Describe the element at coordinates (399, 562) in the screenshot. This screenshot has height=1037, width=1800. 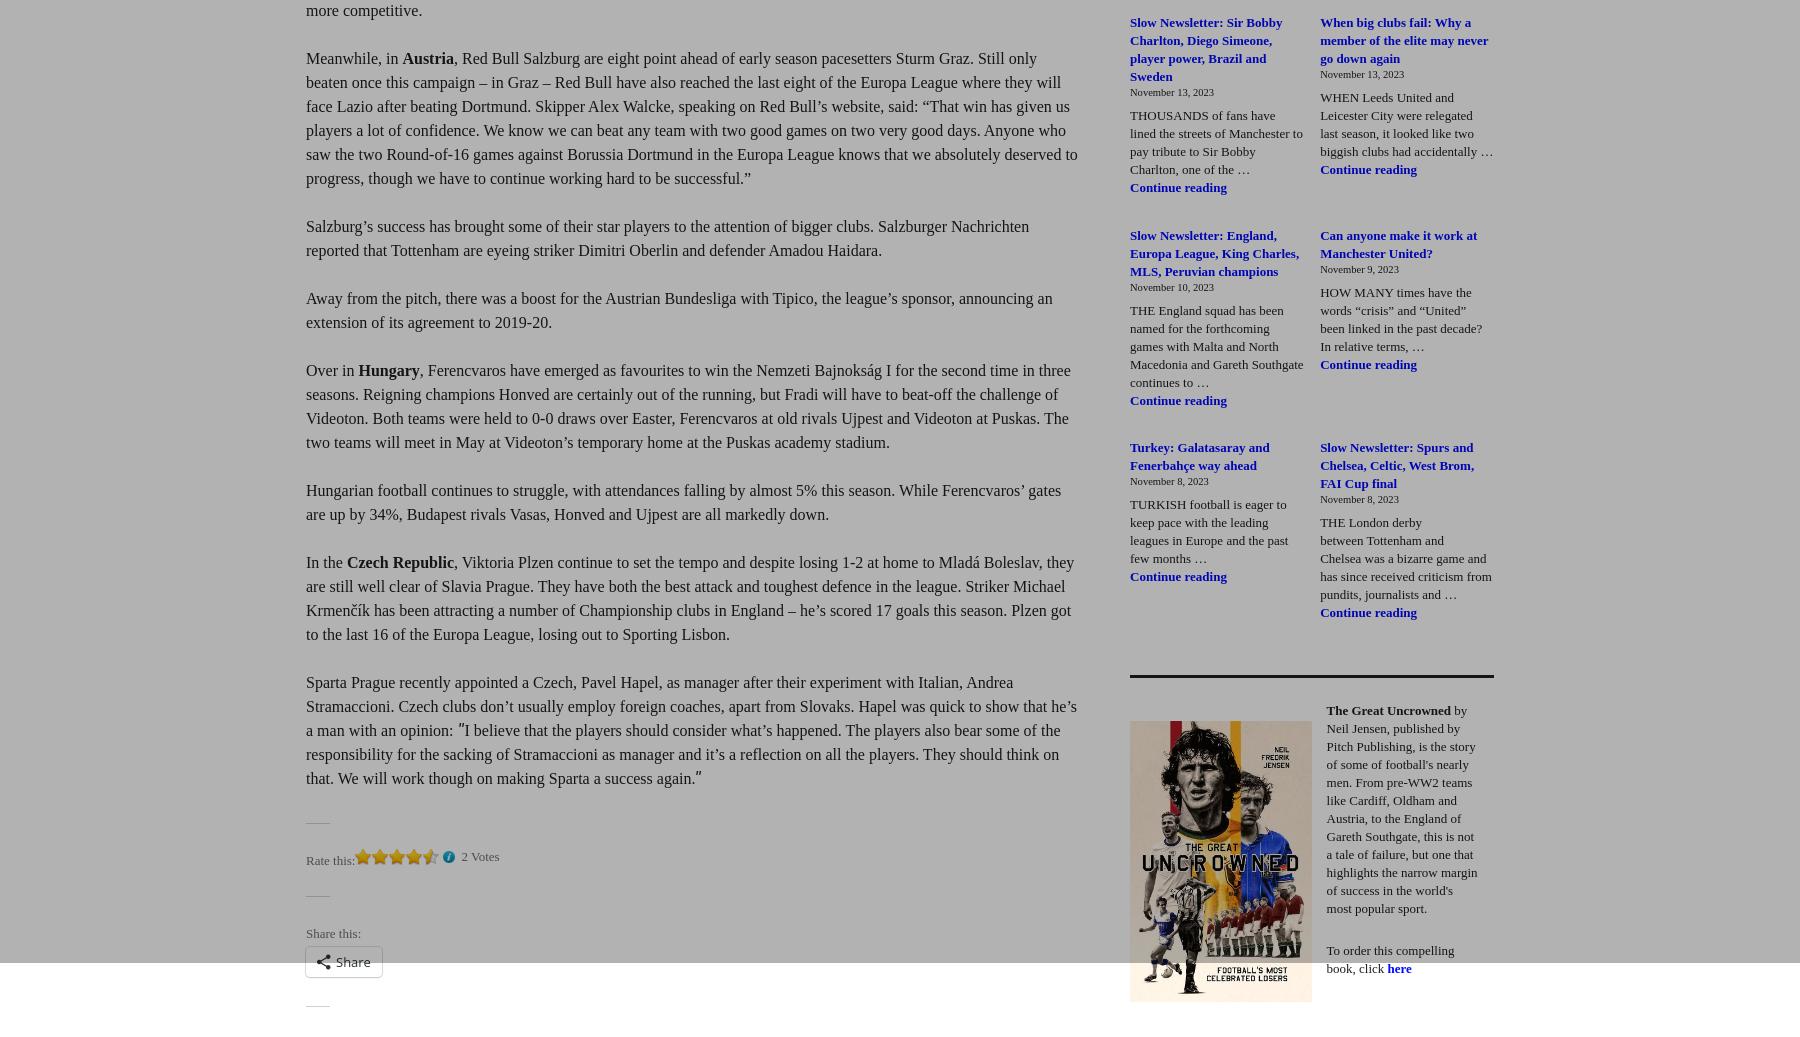
I see `'Czech Republic'` at that location.